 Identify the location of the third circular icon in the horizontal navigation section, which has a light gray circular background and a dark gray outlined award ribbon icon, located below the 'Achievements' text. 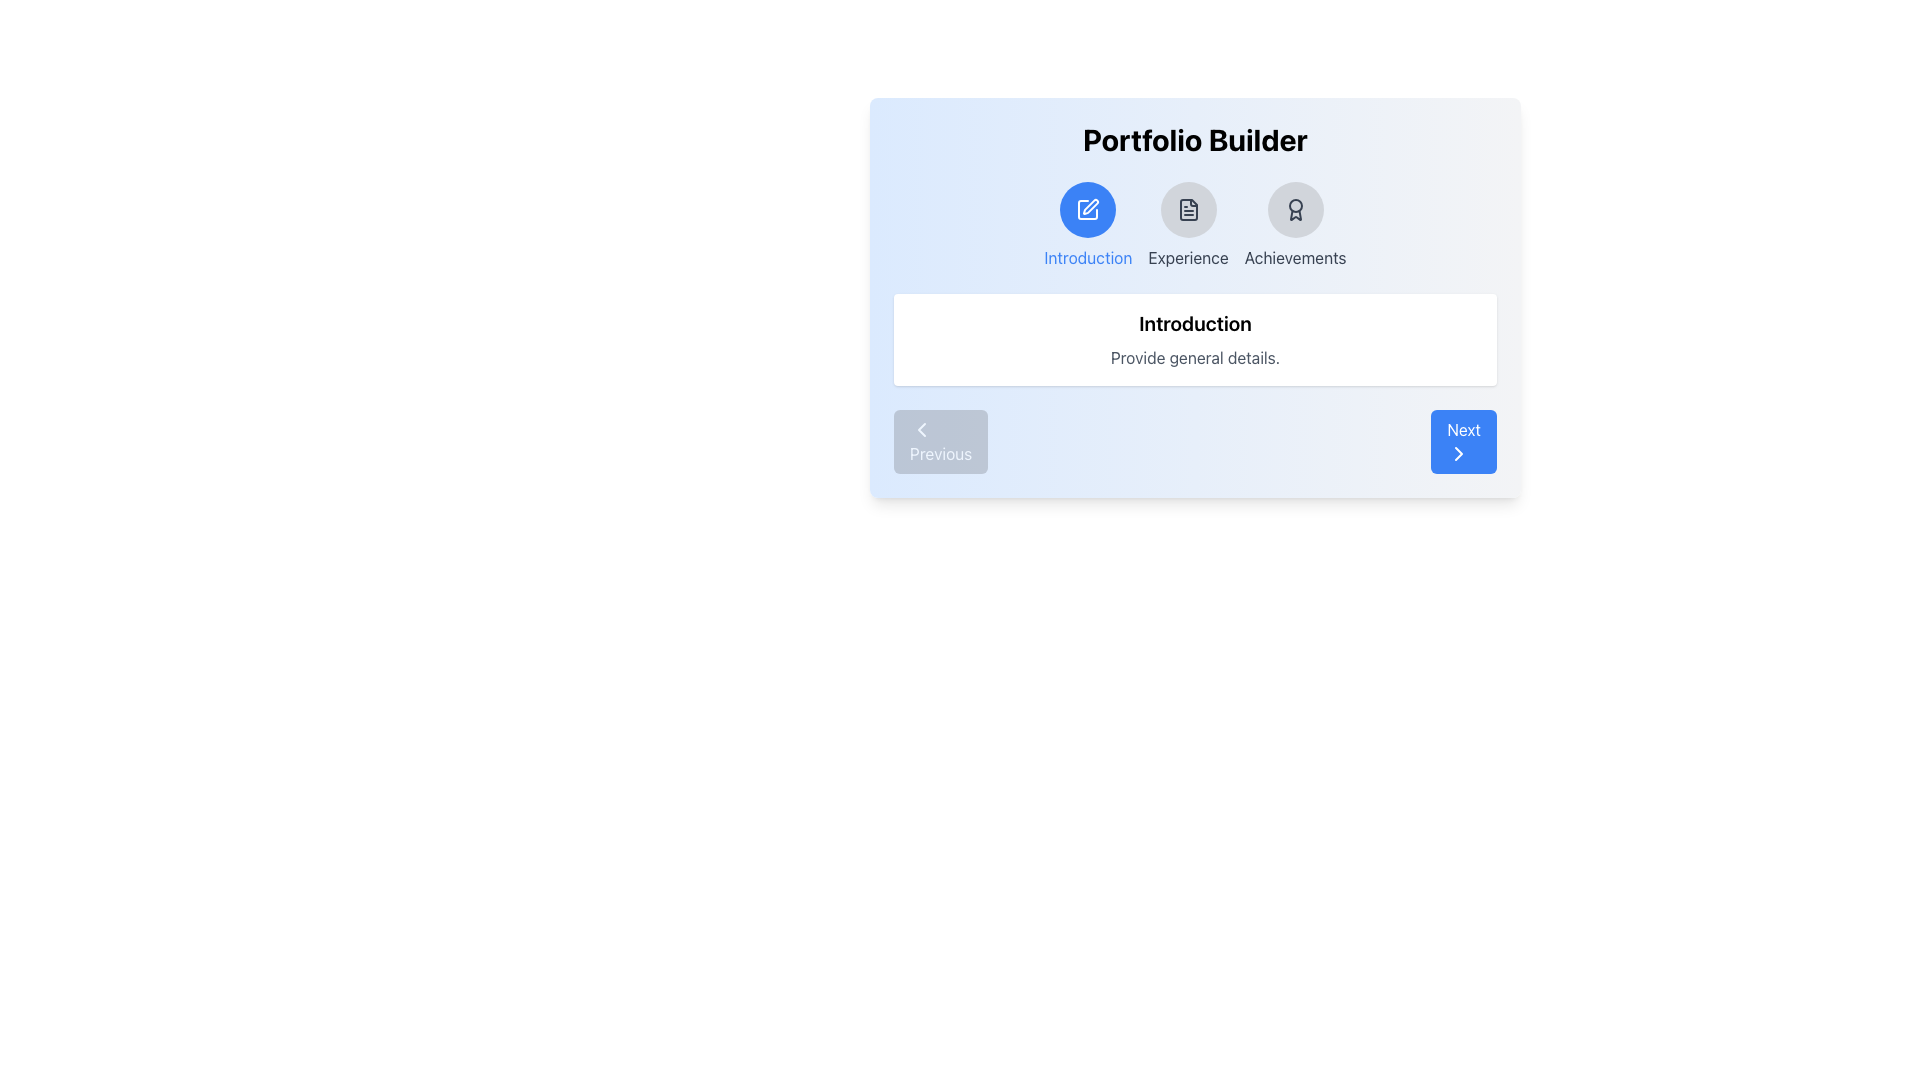
(1295, 209).